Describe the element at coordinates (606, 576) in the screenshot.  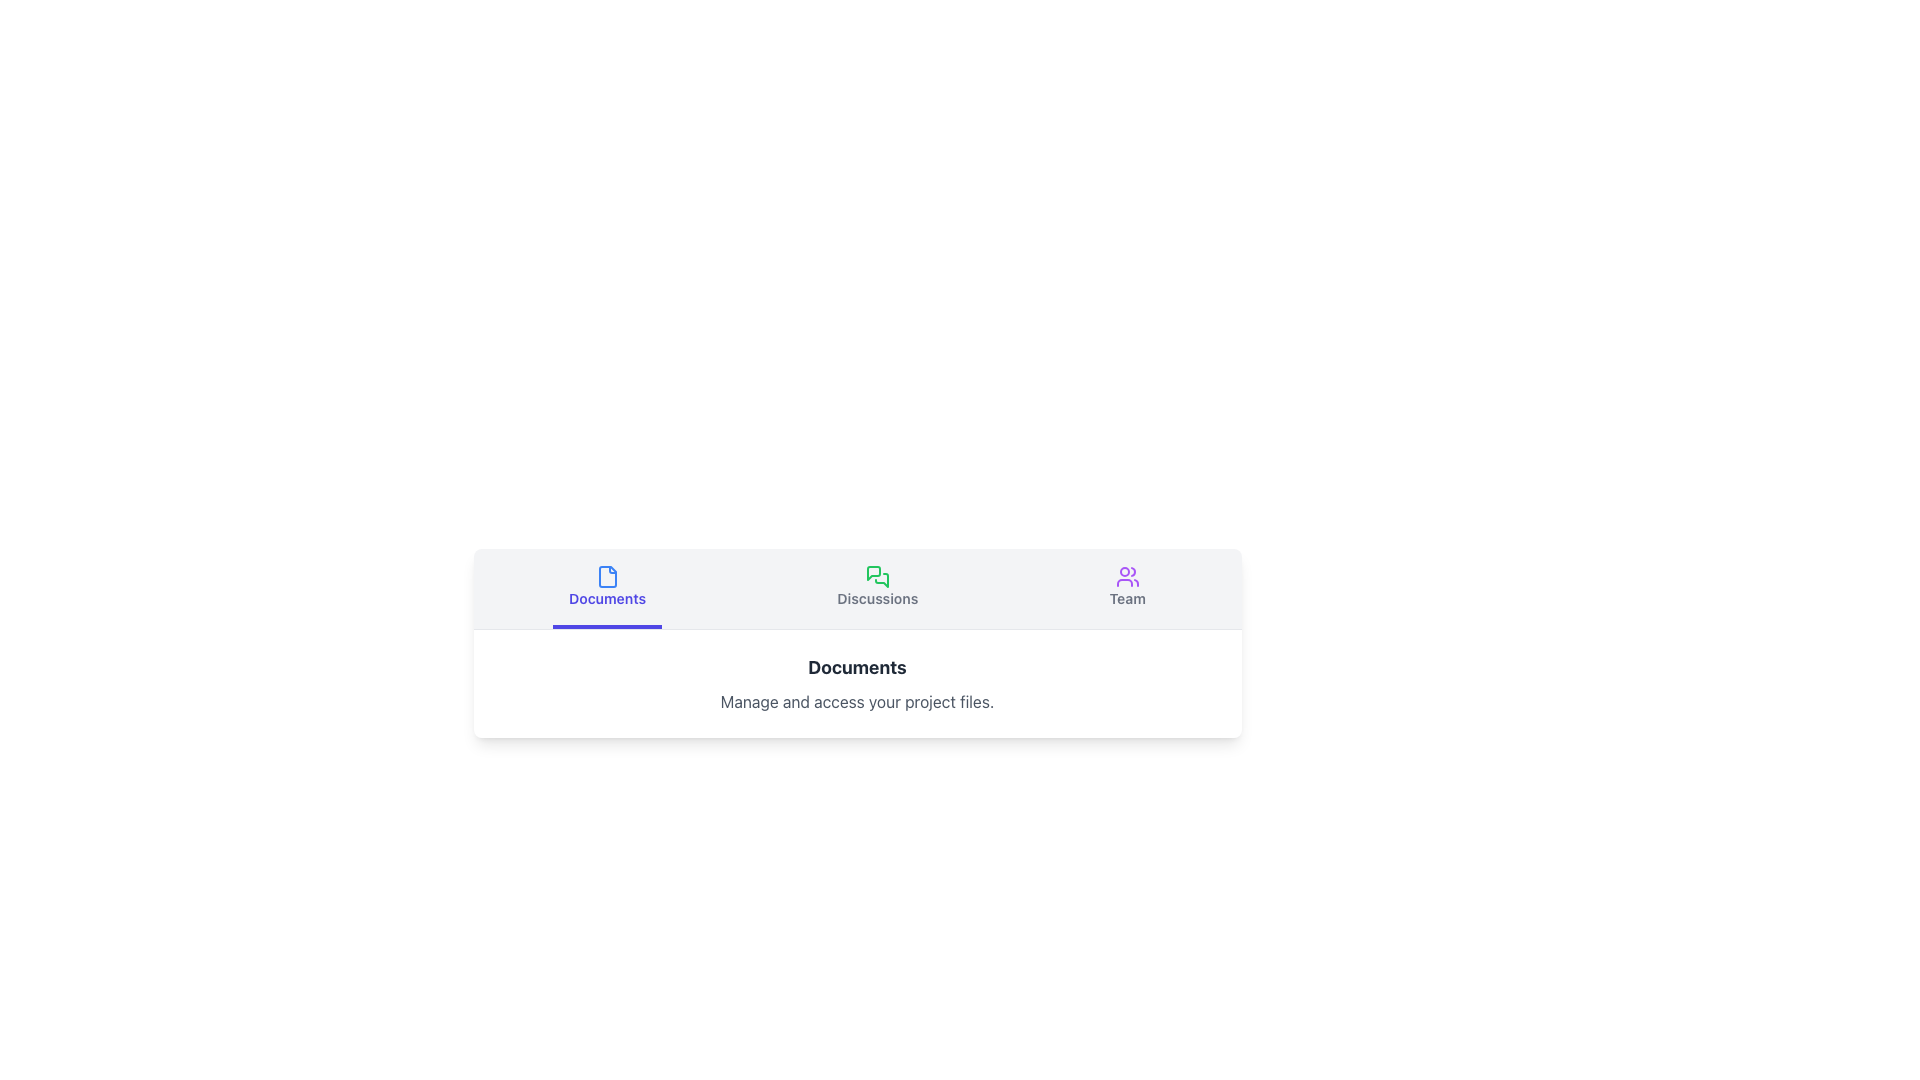
I see `the rectangular document-like icon with a blue outline, located above the 'Documents' text and to the left of the 'Discussions' and 'Team' icons in the horizontal tab group` at that location.